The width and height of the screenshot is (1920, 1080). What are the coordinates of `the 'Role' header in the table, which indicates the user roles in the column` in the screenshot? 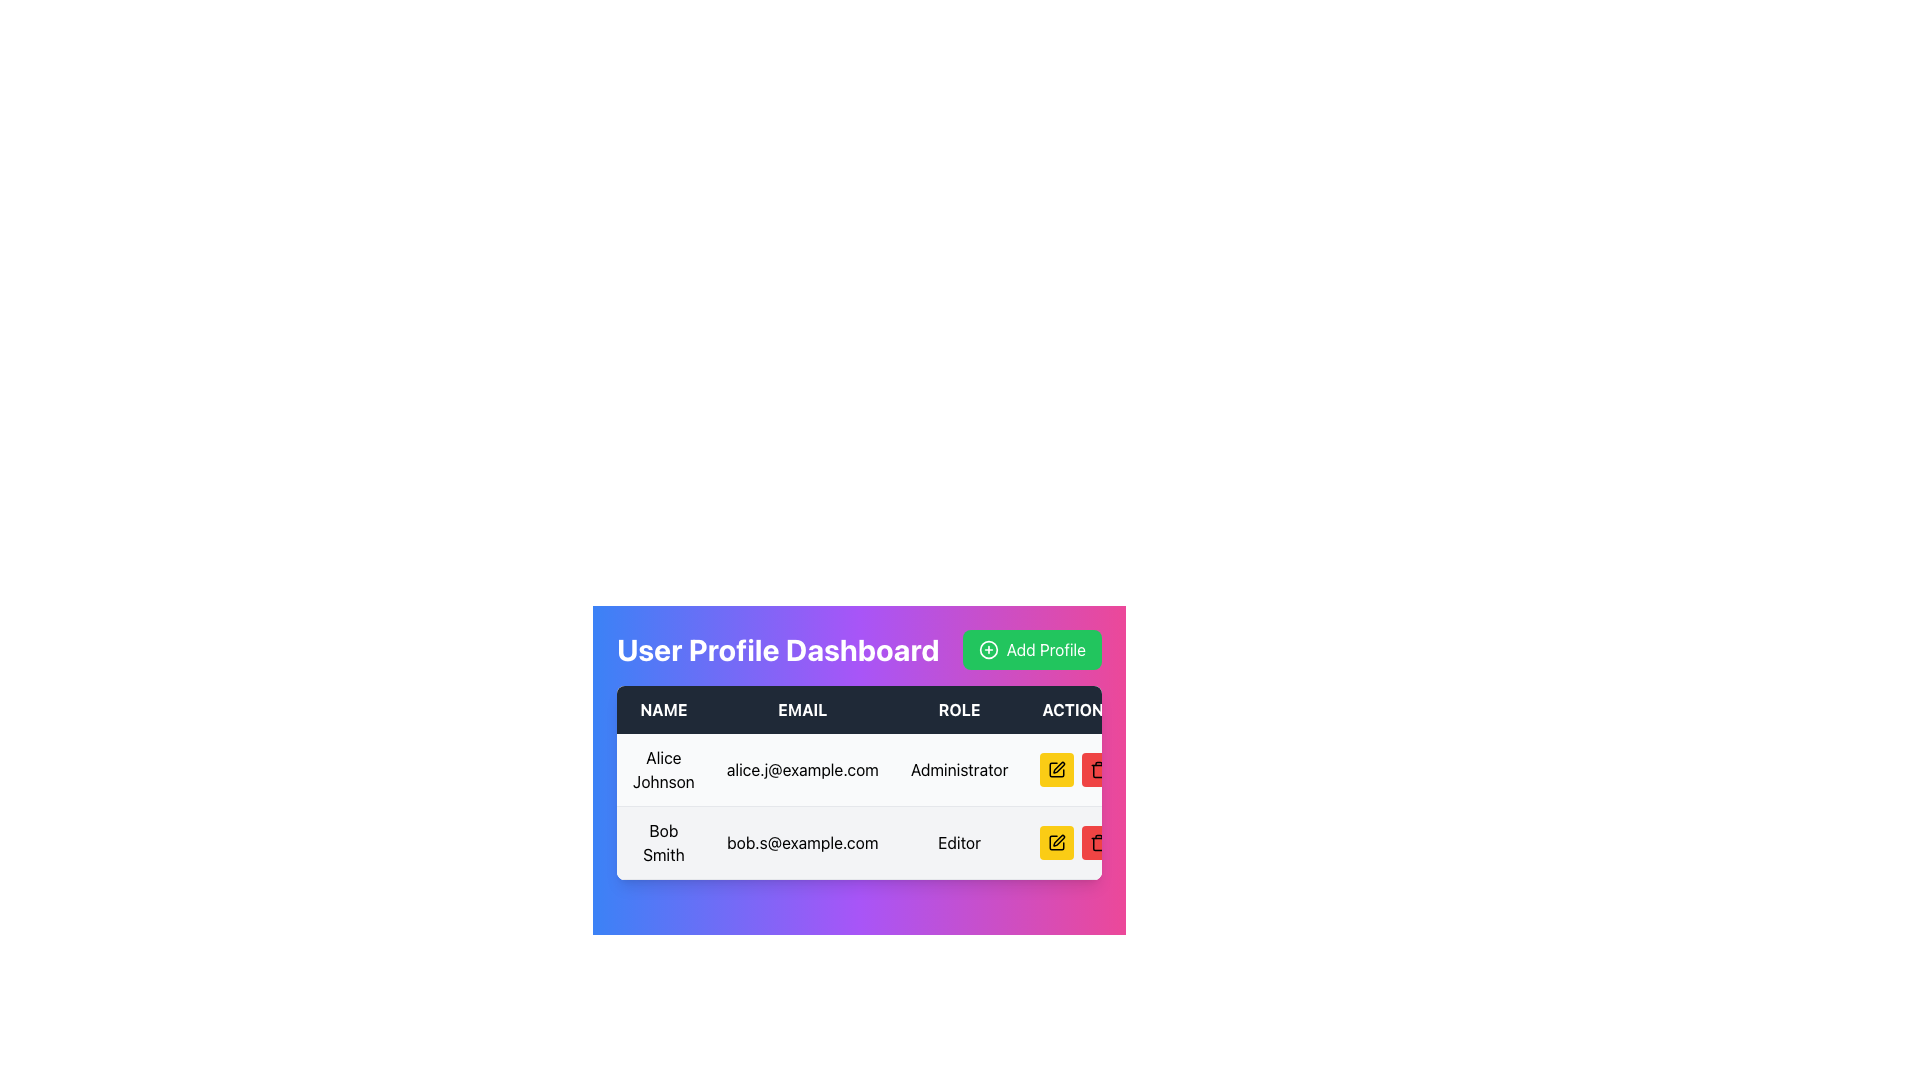 It's located at (958, 708).